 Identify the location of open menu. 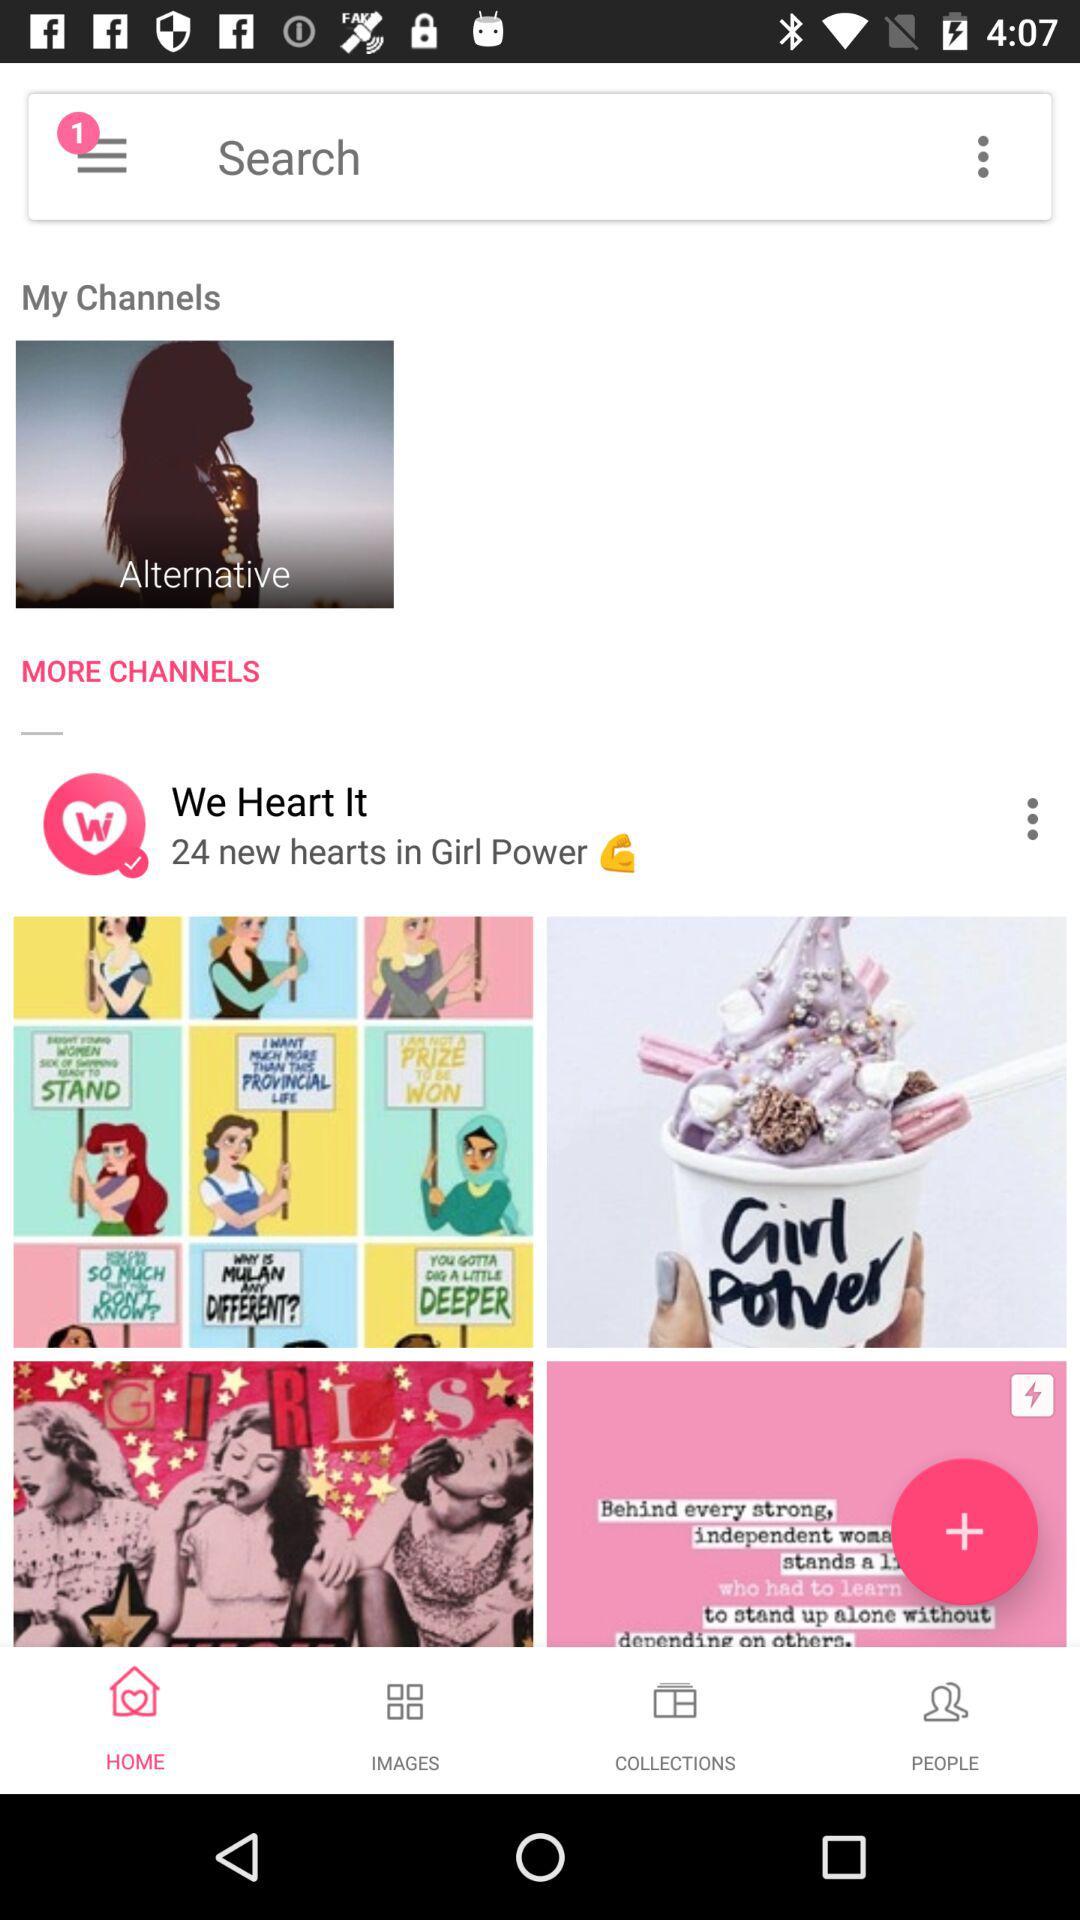
(101, 155).